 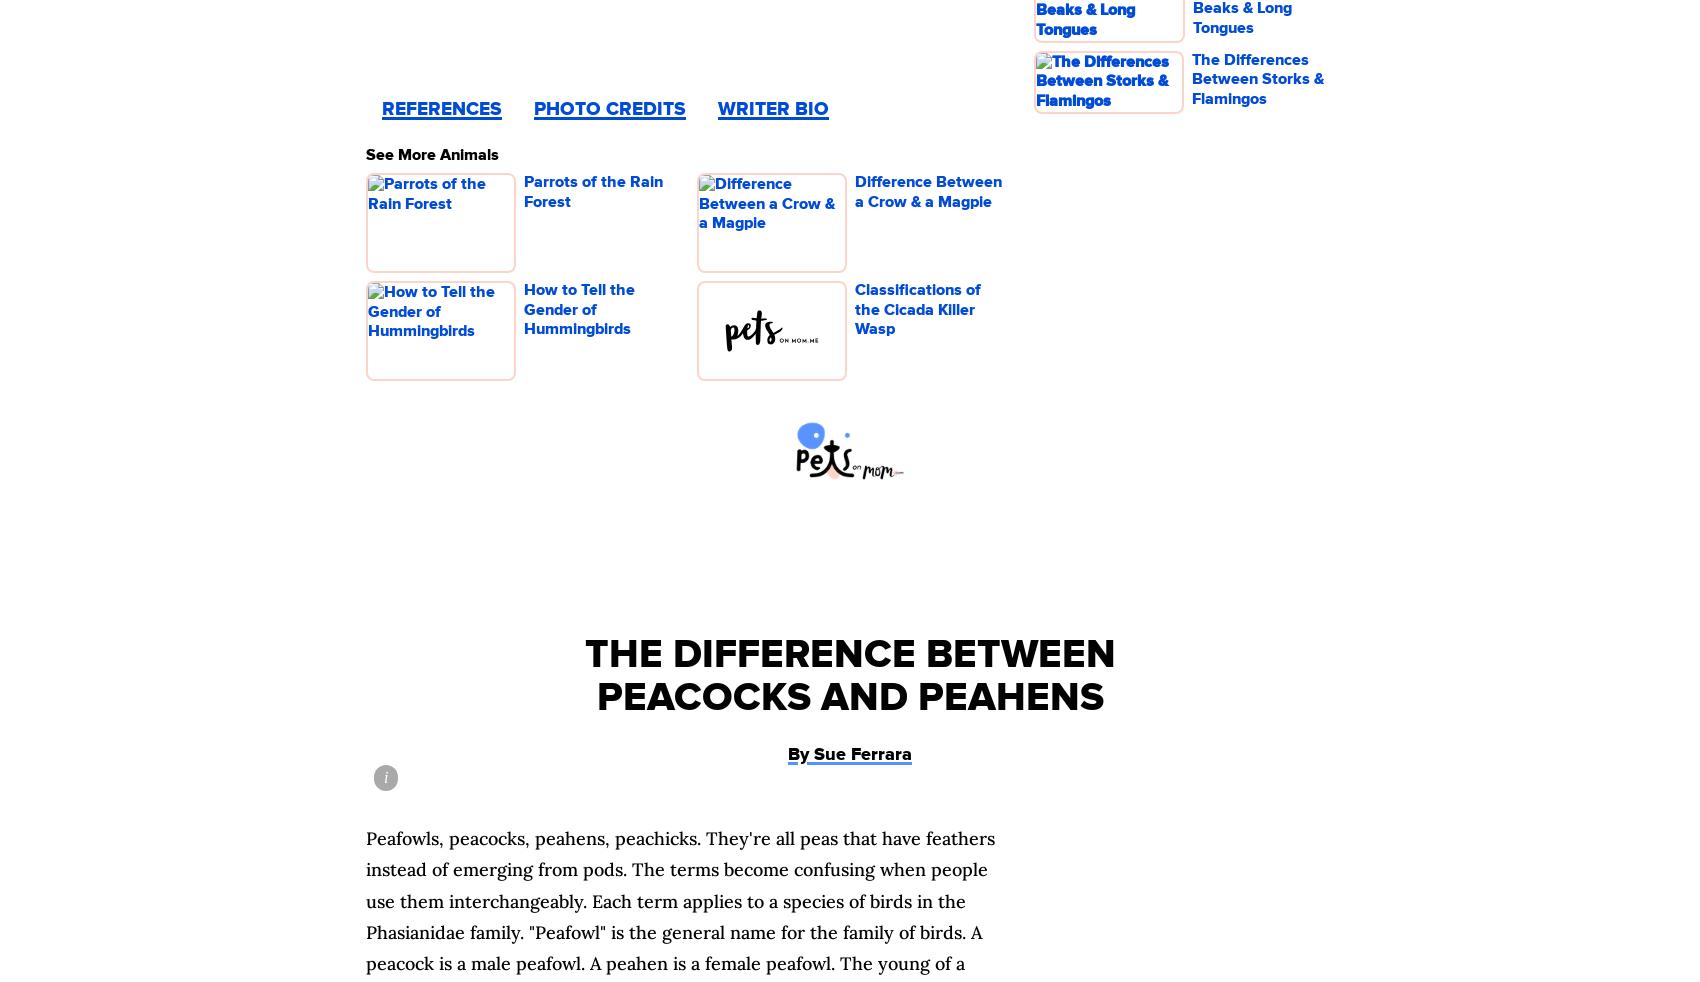 What do you see at coordinates (772, 108) in the screenshot?
I see `'Writer Bio'` at bounding box center [772, 108].